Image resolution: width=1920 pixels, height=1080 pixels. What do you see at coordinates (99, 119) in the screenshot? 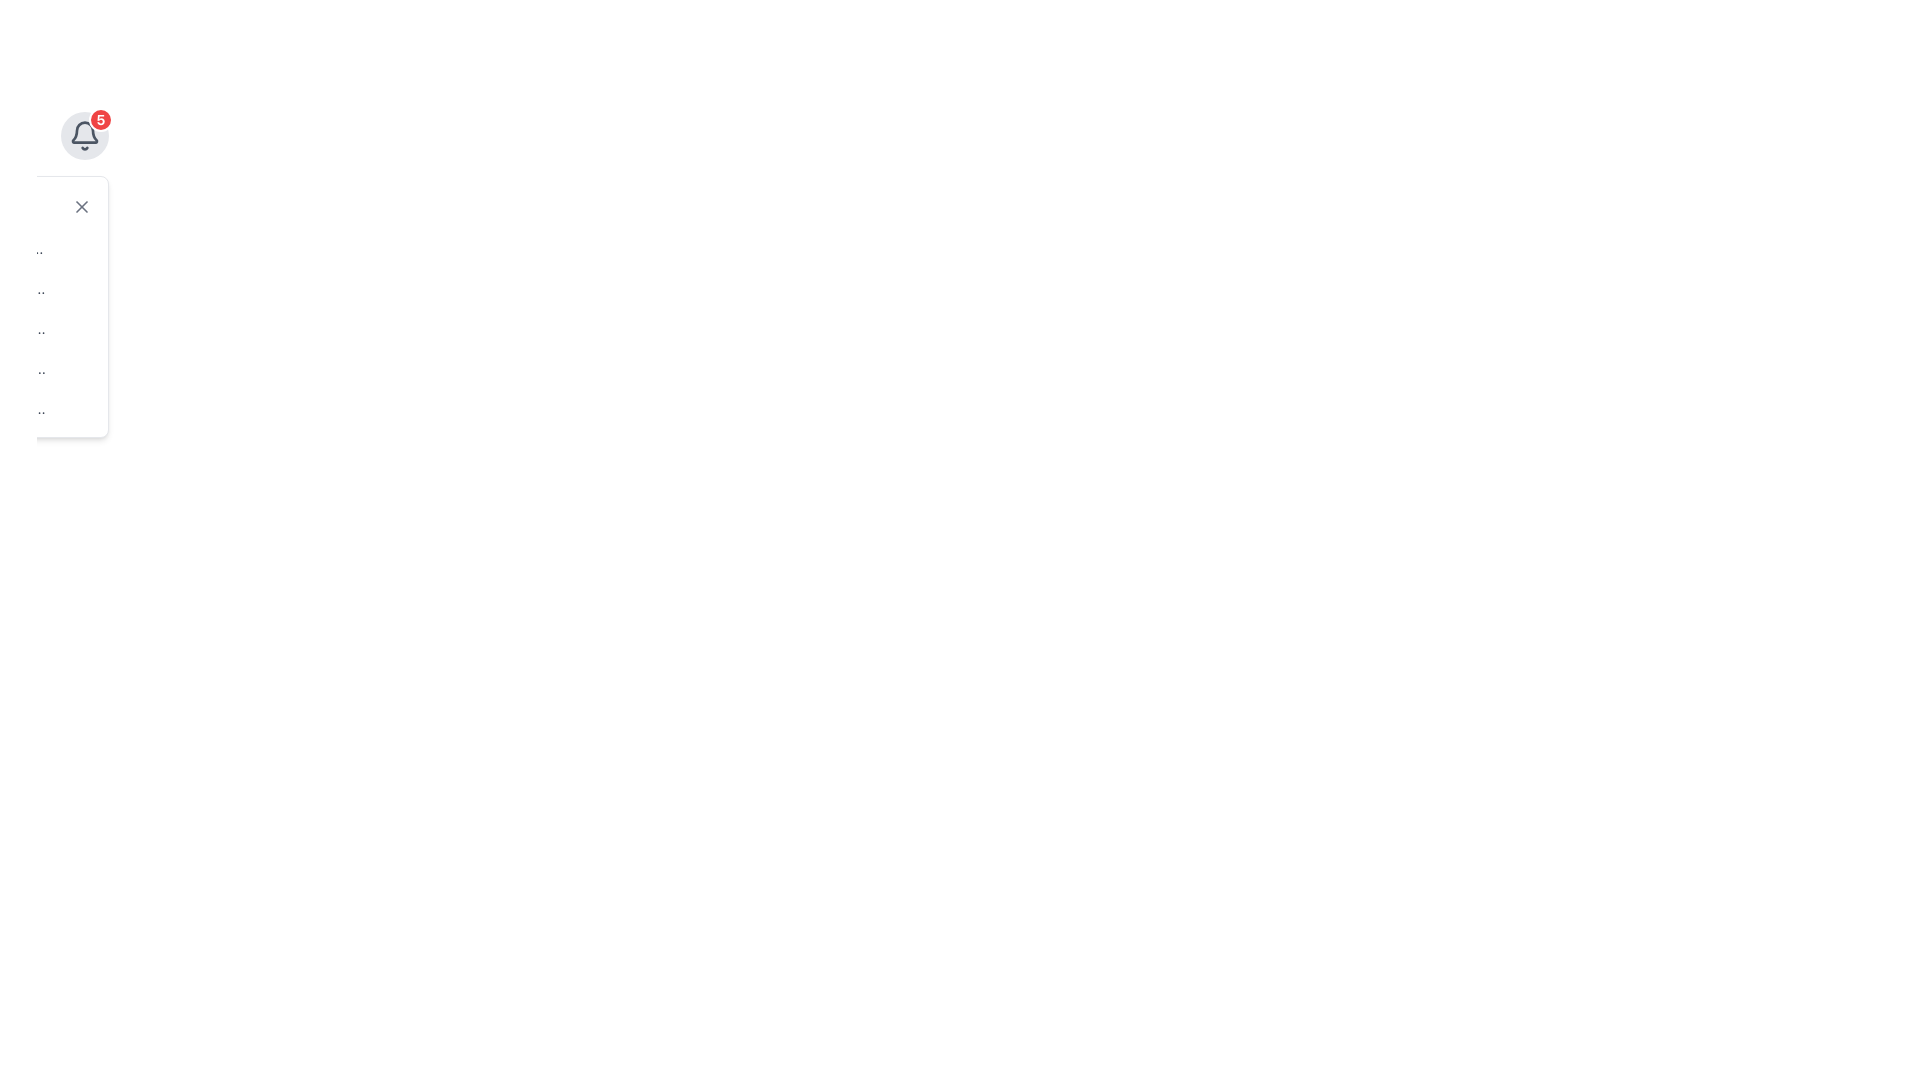
I see `the small circular badge with a red background and white text '5' that is positioned at the top-right corner of a larger circular button with a bell icon` at bounding box center [99, 119].